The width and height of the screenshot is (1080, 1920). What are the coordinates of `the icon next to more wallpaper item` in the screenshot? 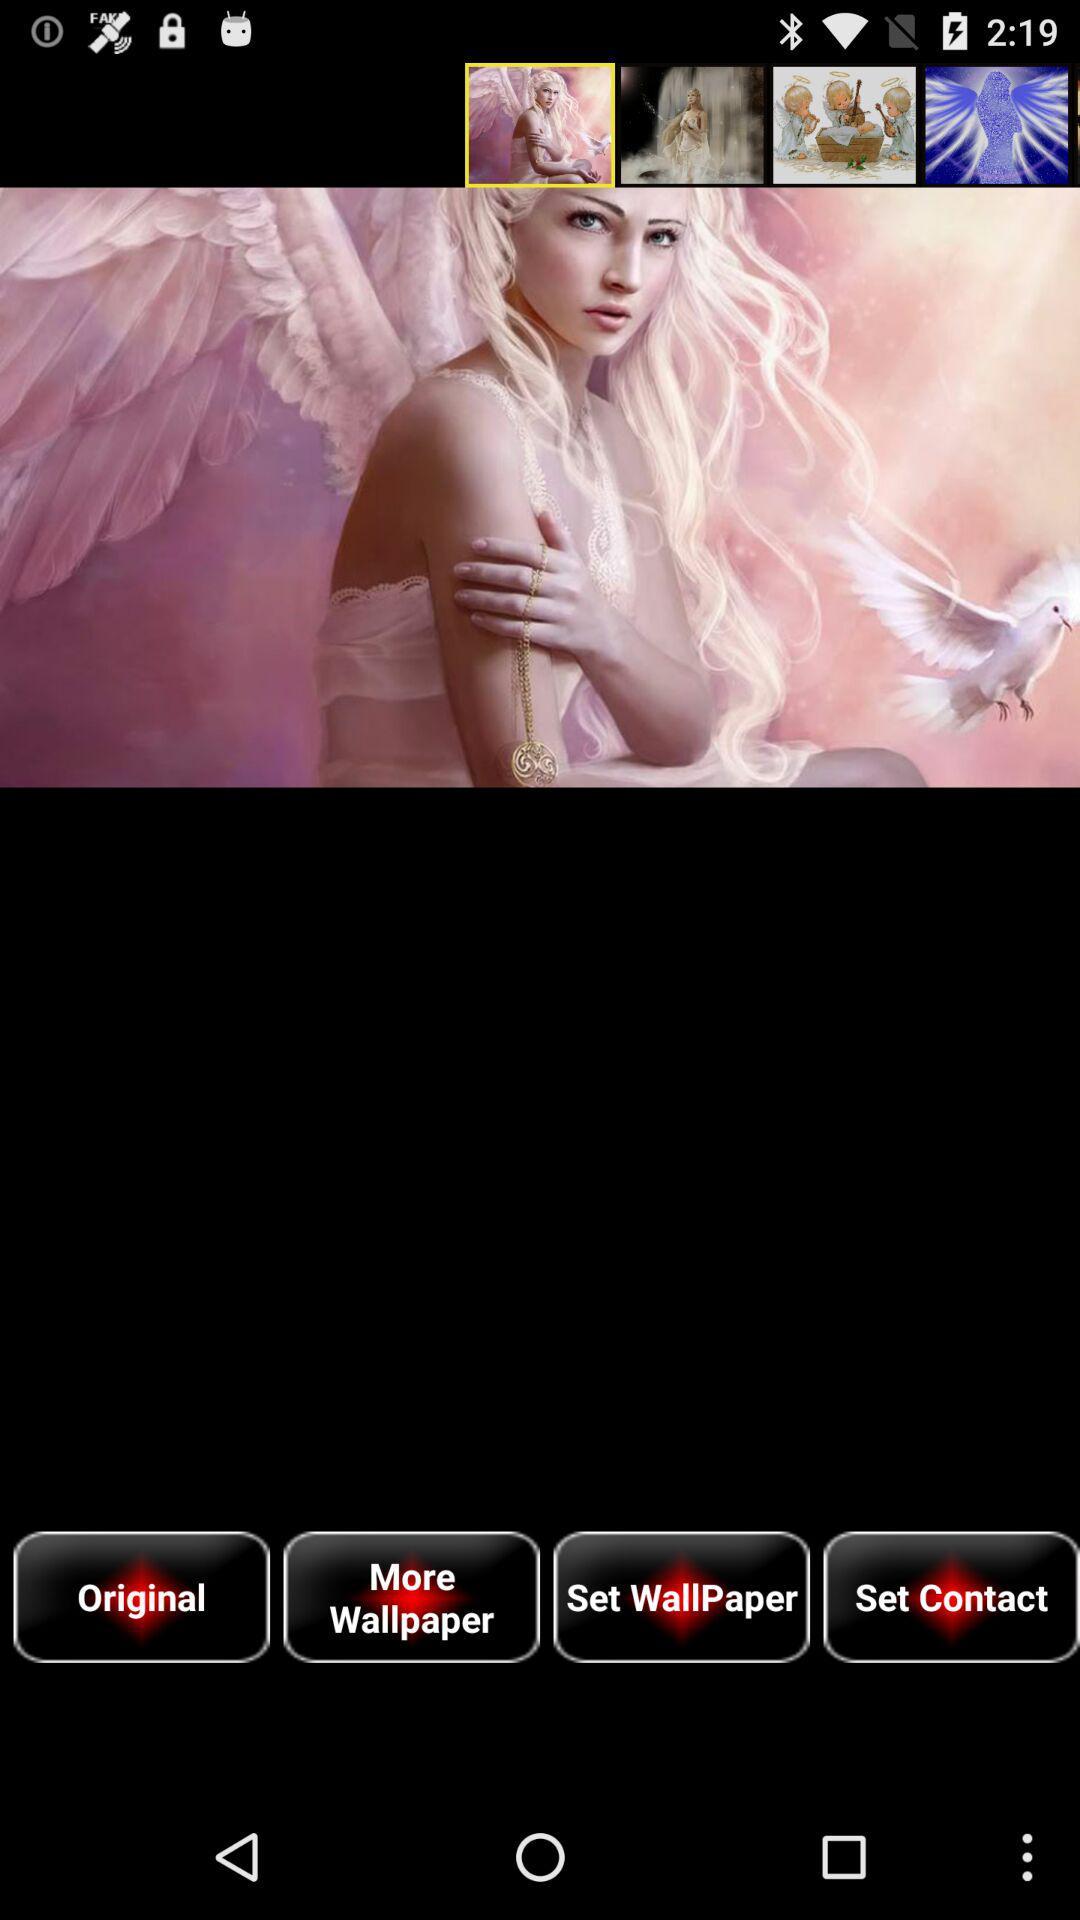 It's located at (140, 1596).